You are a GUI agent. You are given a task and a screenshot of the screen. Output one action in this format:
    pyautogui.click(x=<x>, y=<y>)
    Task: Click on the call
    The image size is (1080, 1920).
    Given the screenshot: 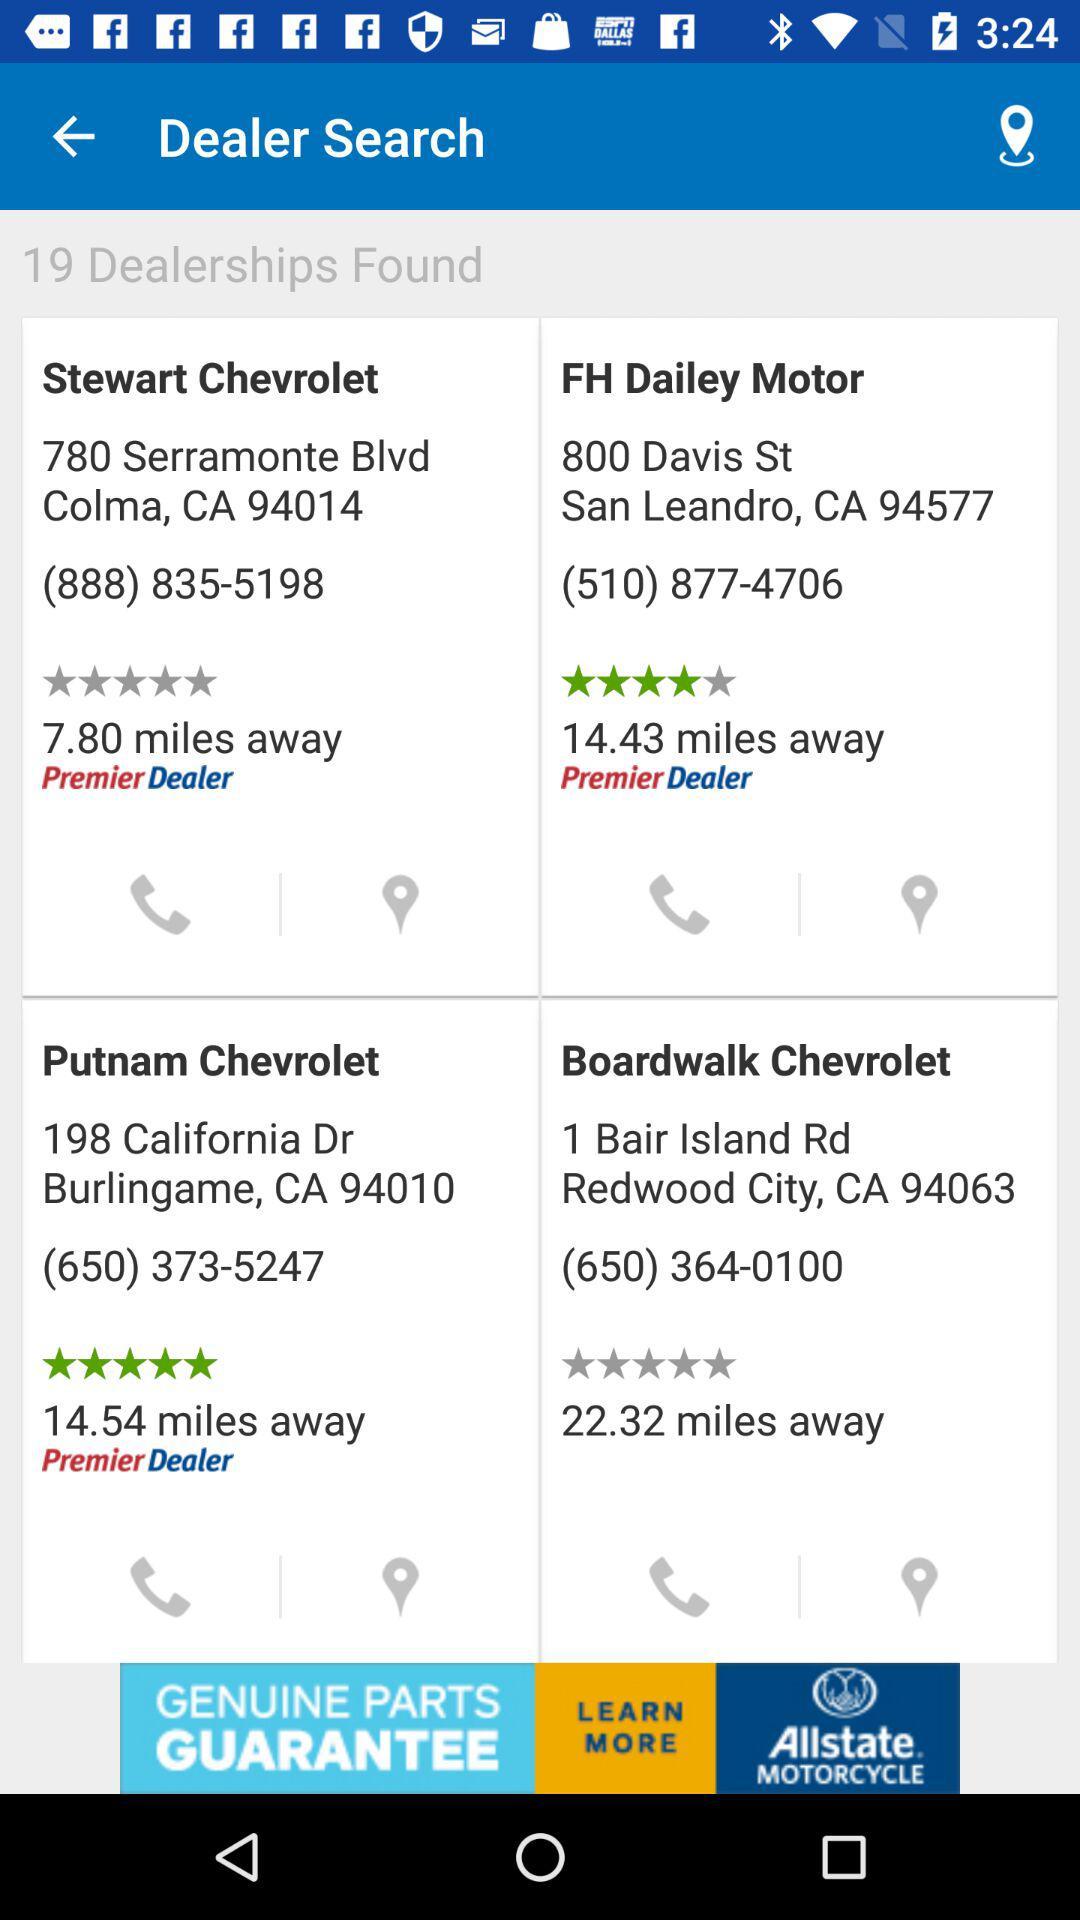 What is the action you would take?
    pyautogui.click(x=678, y=1586)
    